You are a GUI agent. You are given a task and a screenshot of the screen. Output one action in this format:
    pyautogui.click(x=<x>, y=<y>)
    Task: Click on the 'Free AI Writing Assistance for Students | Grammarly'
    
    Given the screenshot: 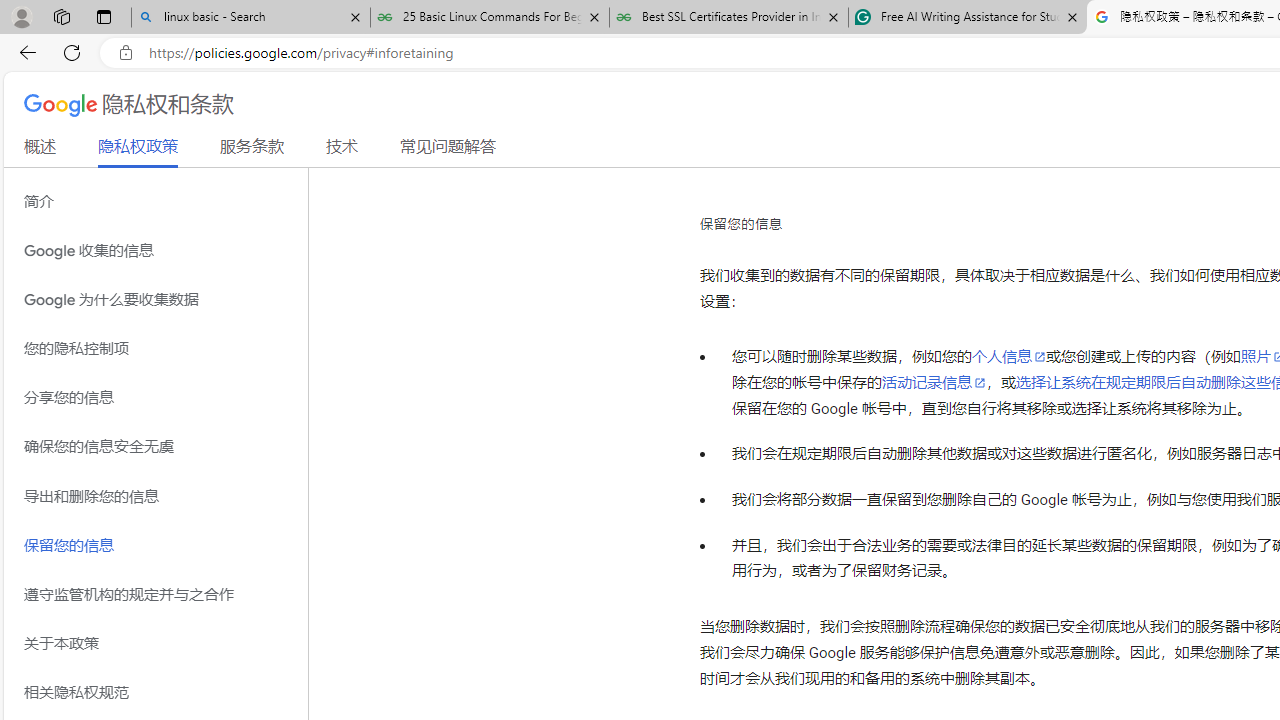 What is the action you would take?
    pyautogui.click(x=967, y=17)
    